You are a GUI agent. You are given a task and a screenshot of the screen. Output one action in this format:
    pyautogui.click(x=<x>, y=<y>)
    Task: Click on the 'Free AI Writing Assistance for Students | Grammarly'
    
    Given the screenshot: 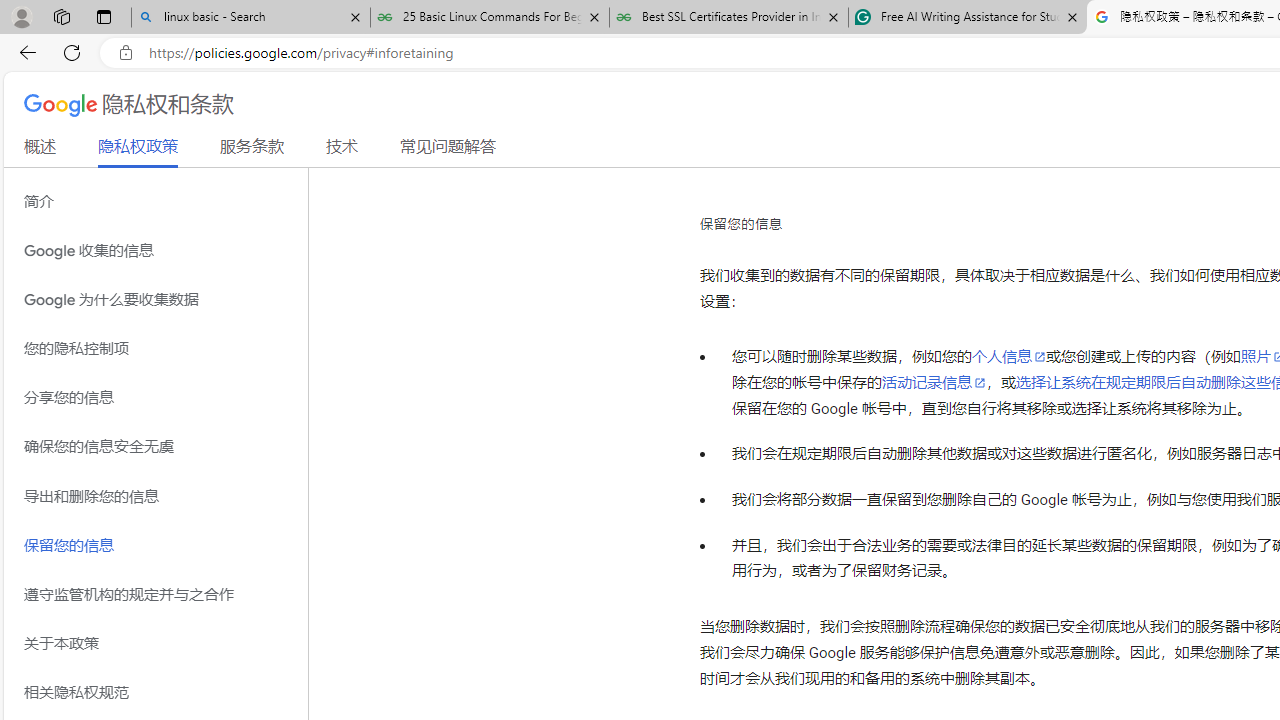 What is the action you would take?
    pyautogui.click(x=967, y=17)
    